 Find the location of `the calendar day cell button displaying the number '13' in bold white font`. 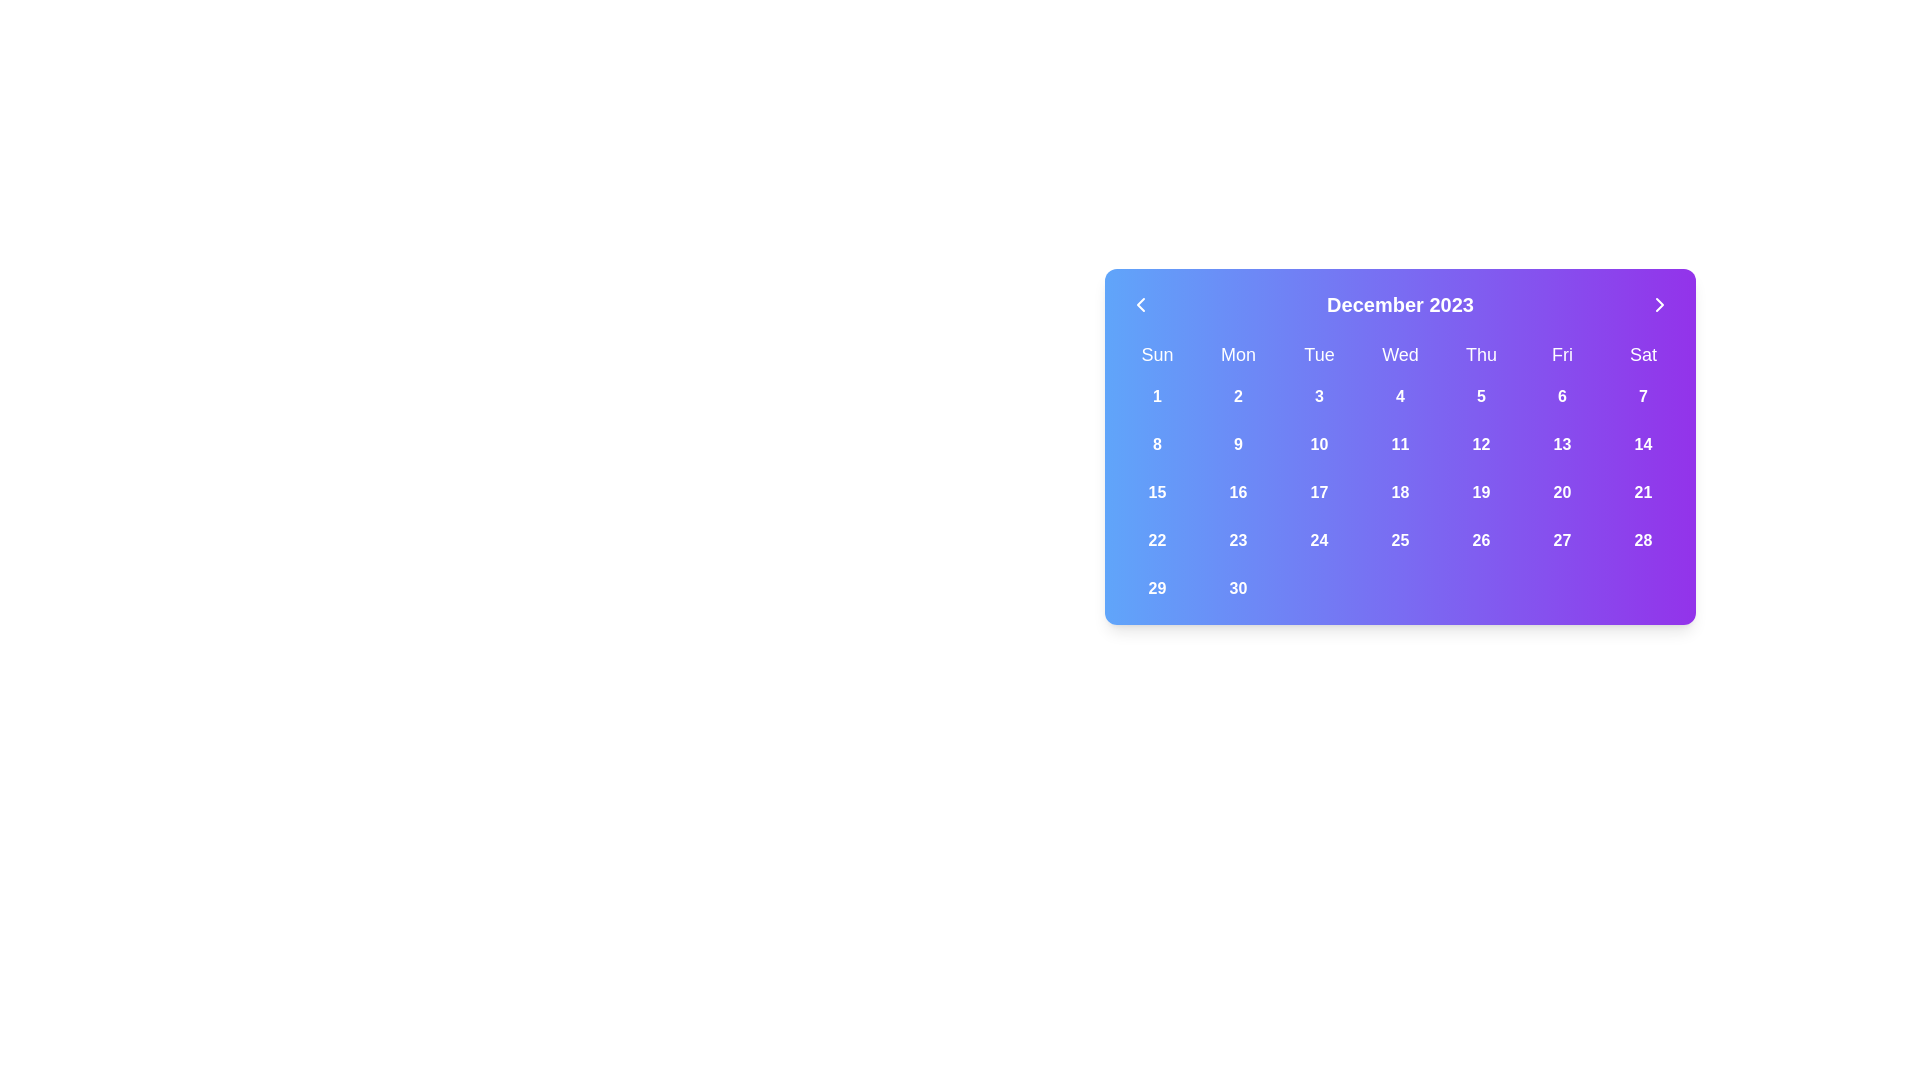

the calendar day cell button displaying the number '13' in bold white font is located at coordinates (1561, 443).